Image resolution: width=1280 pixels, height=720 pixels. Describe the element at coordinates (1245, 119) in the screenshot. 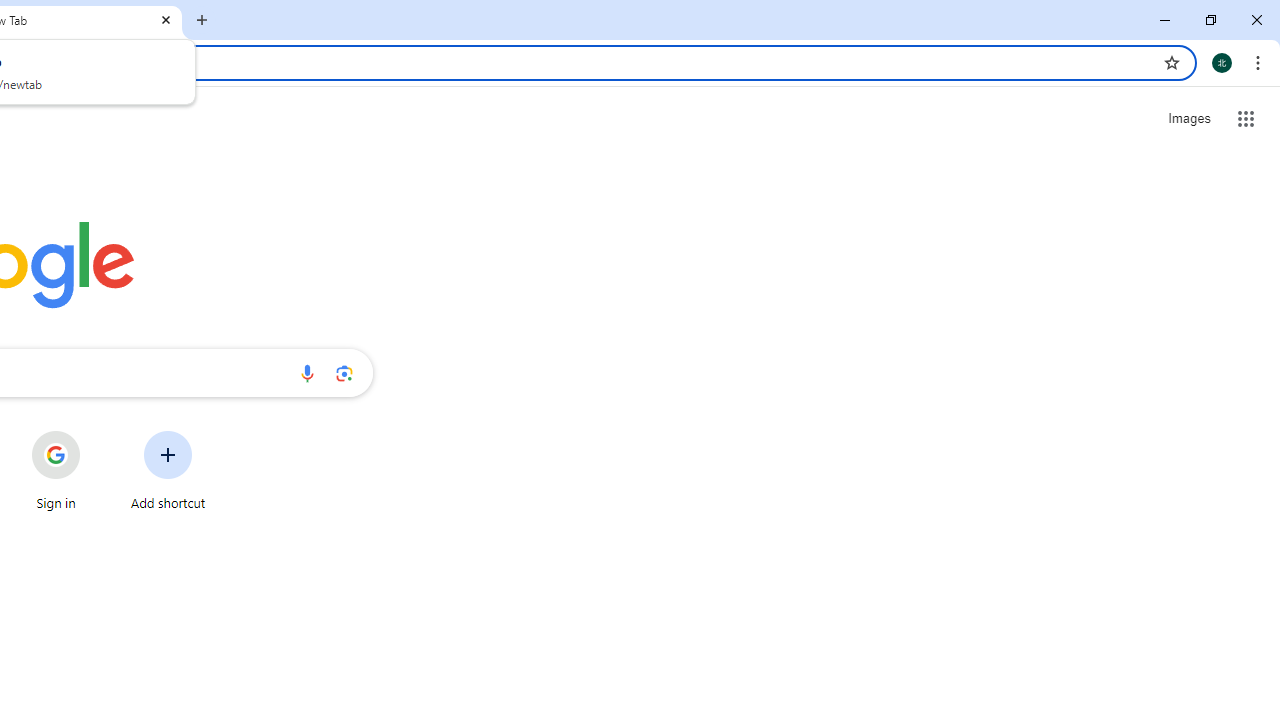

I see `'Google apps'` at that location.